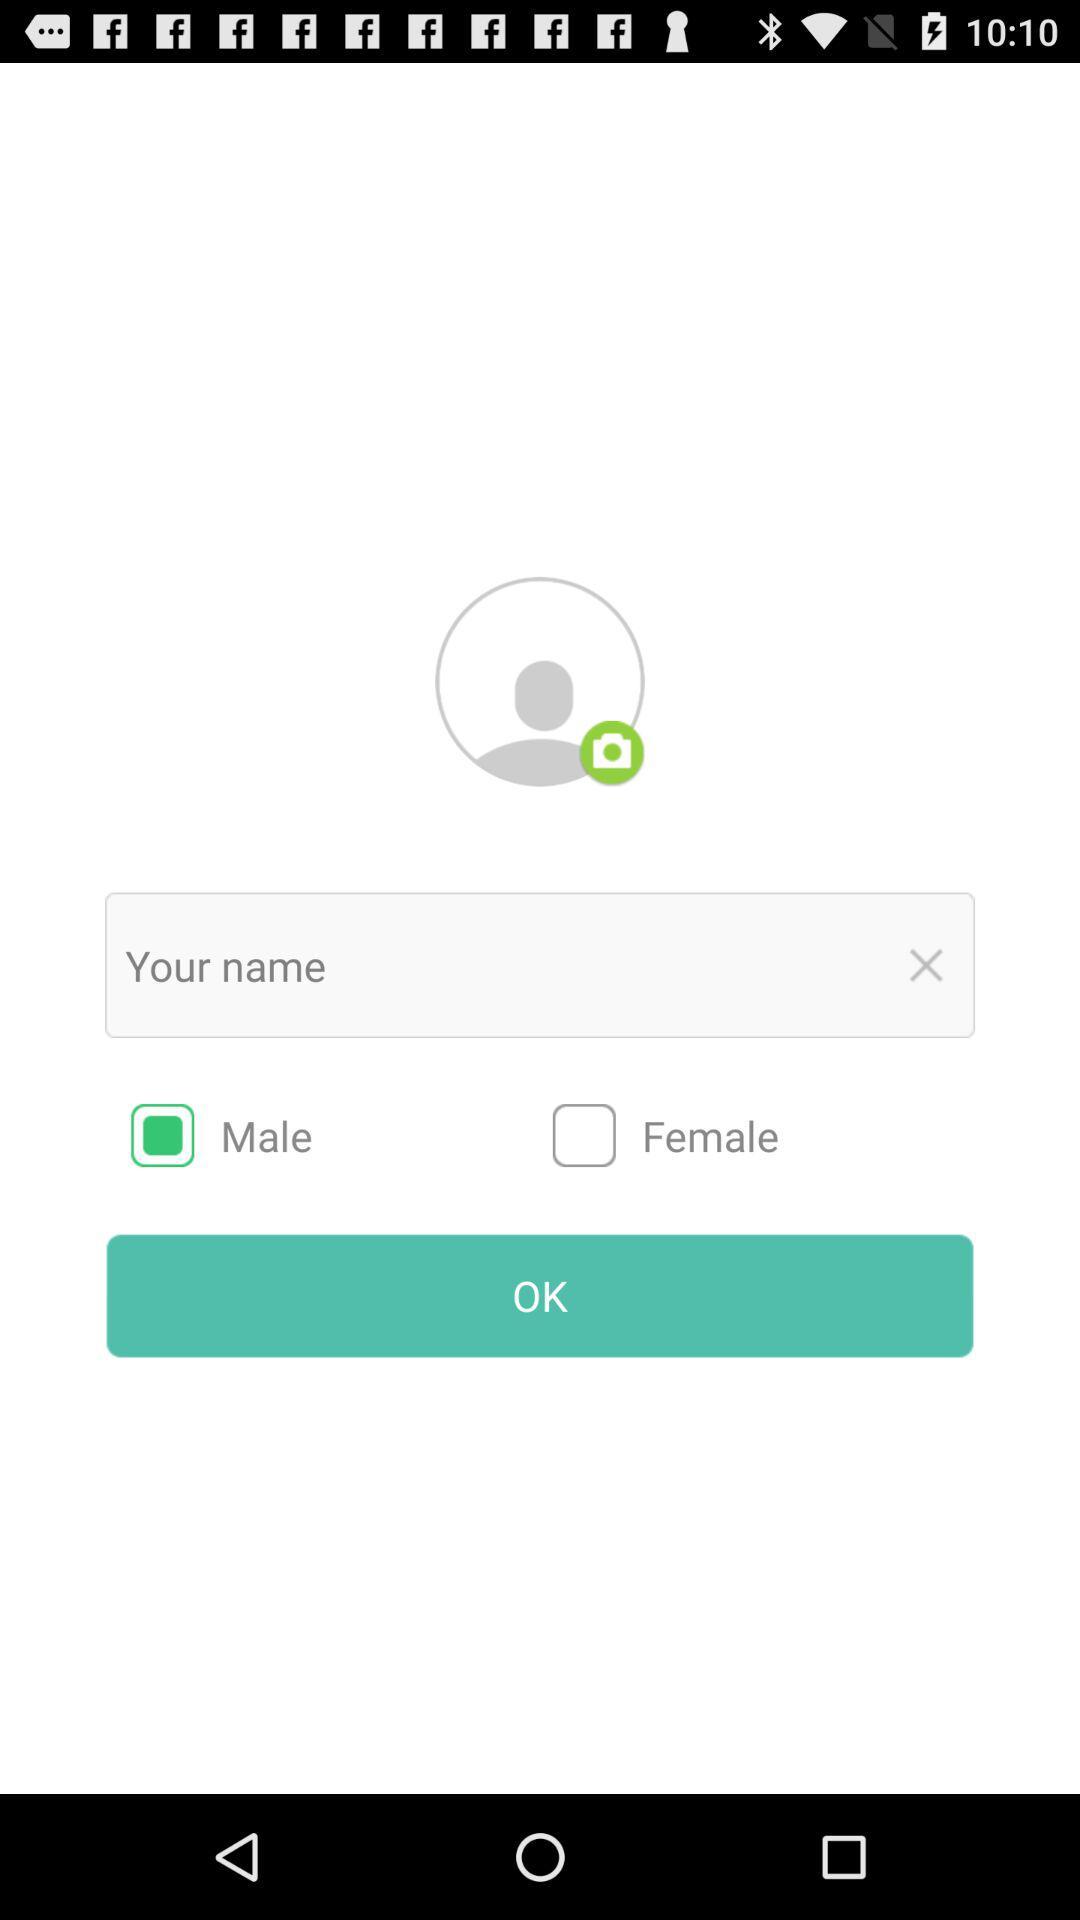 The height and width of the screenshot is (1920, 1080). What do you see at coordinates (763, 1135) in the screenshot?
I see `the item above the ok` at bounding box center [763, 1135].